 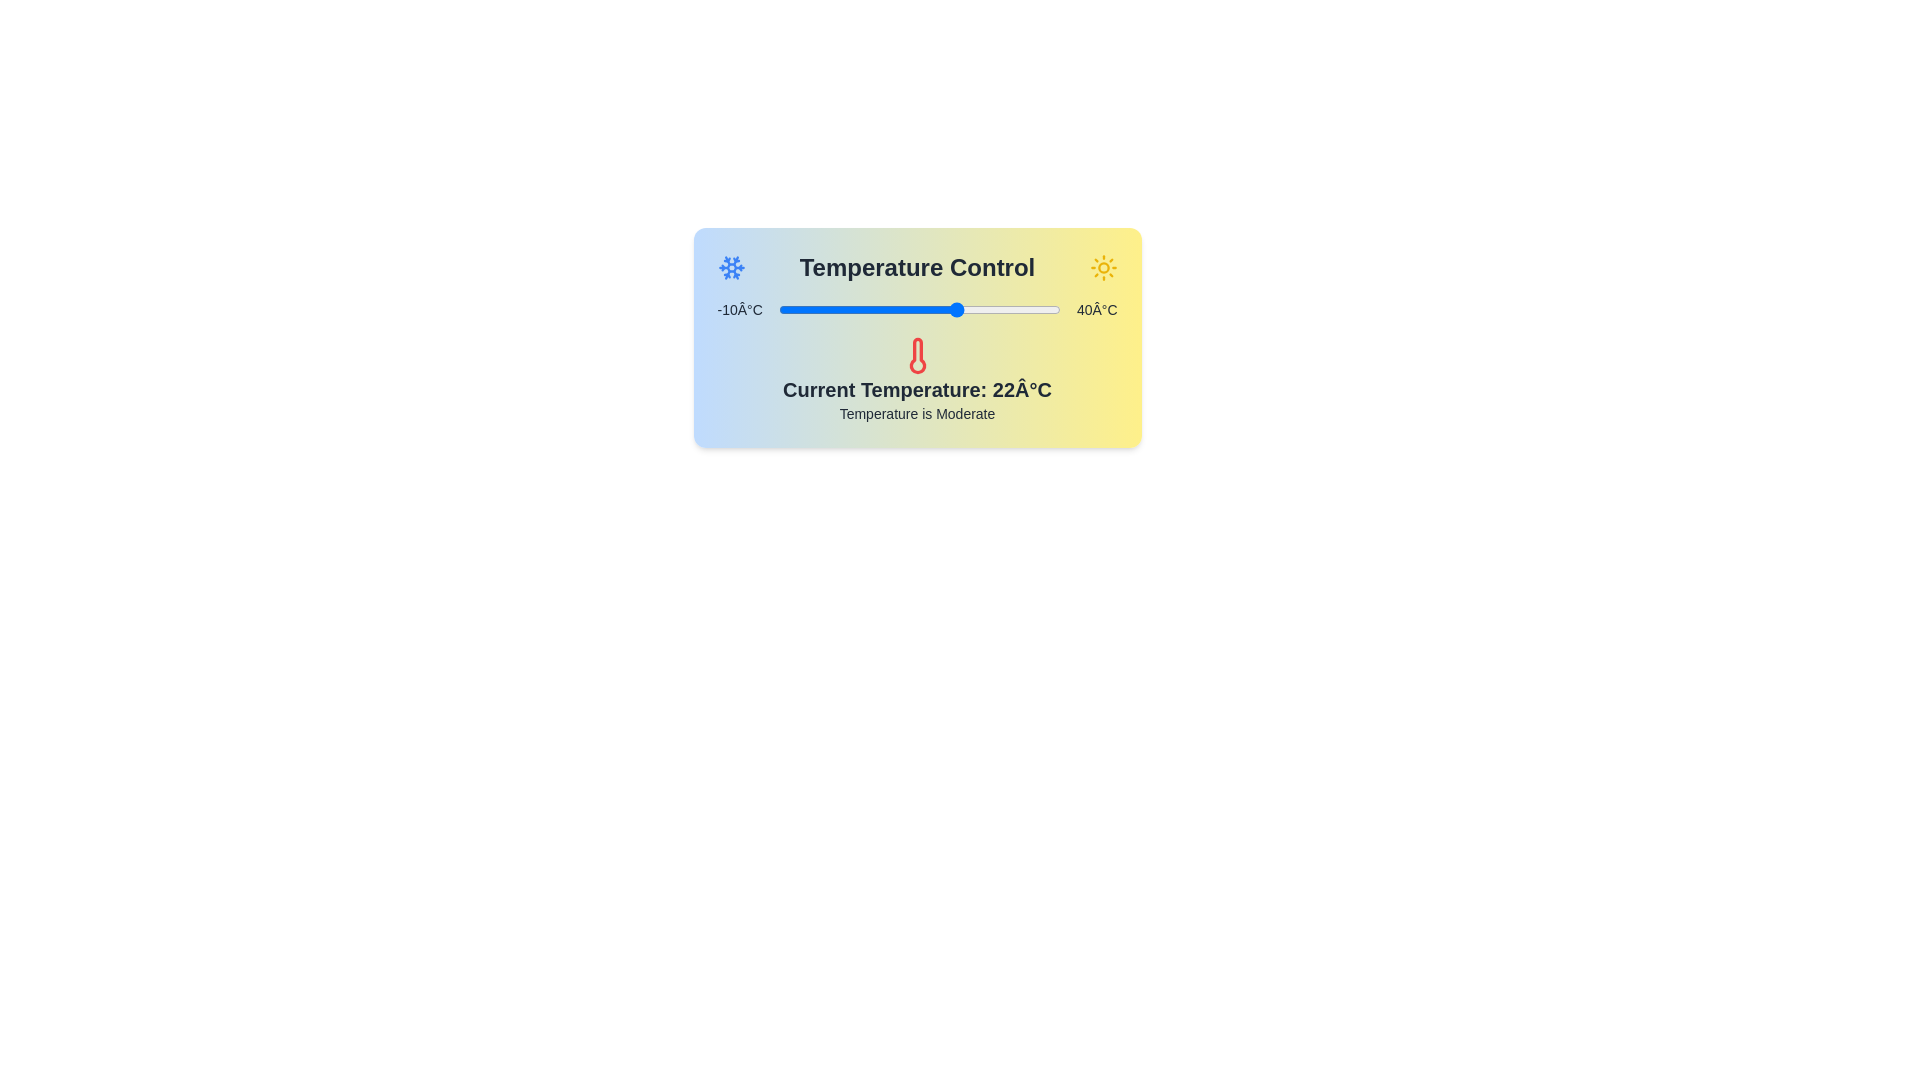 What do you see at coordinates (890, 309) in the screenshot?
I see `the temperature slider to set the temperature to 10 degrees Celsius` at bounding box center [890, 309].